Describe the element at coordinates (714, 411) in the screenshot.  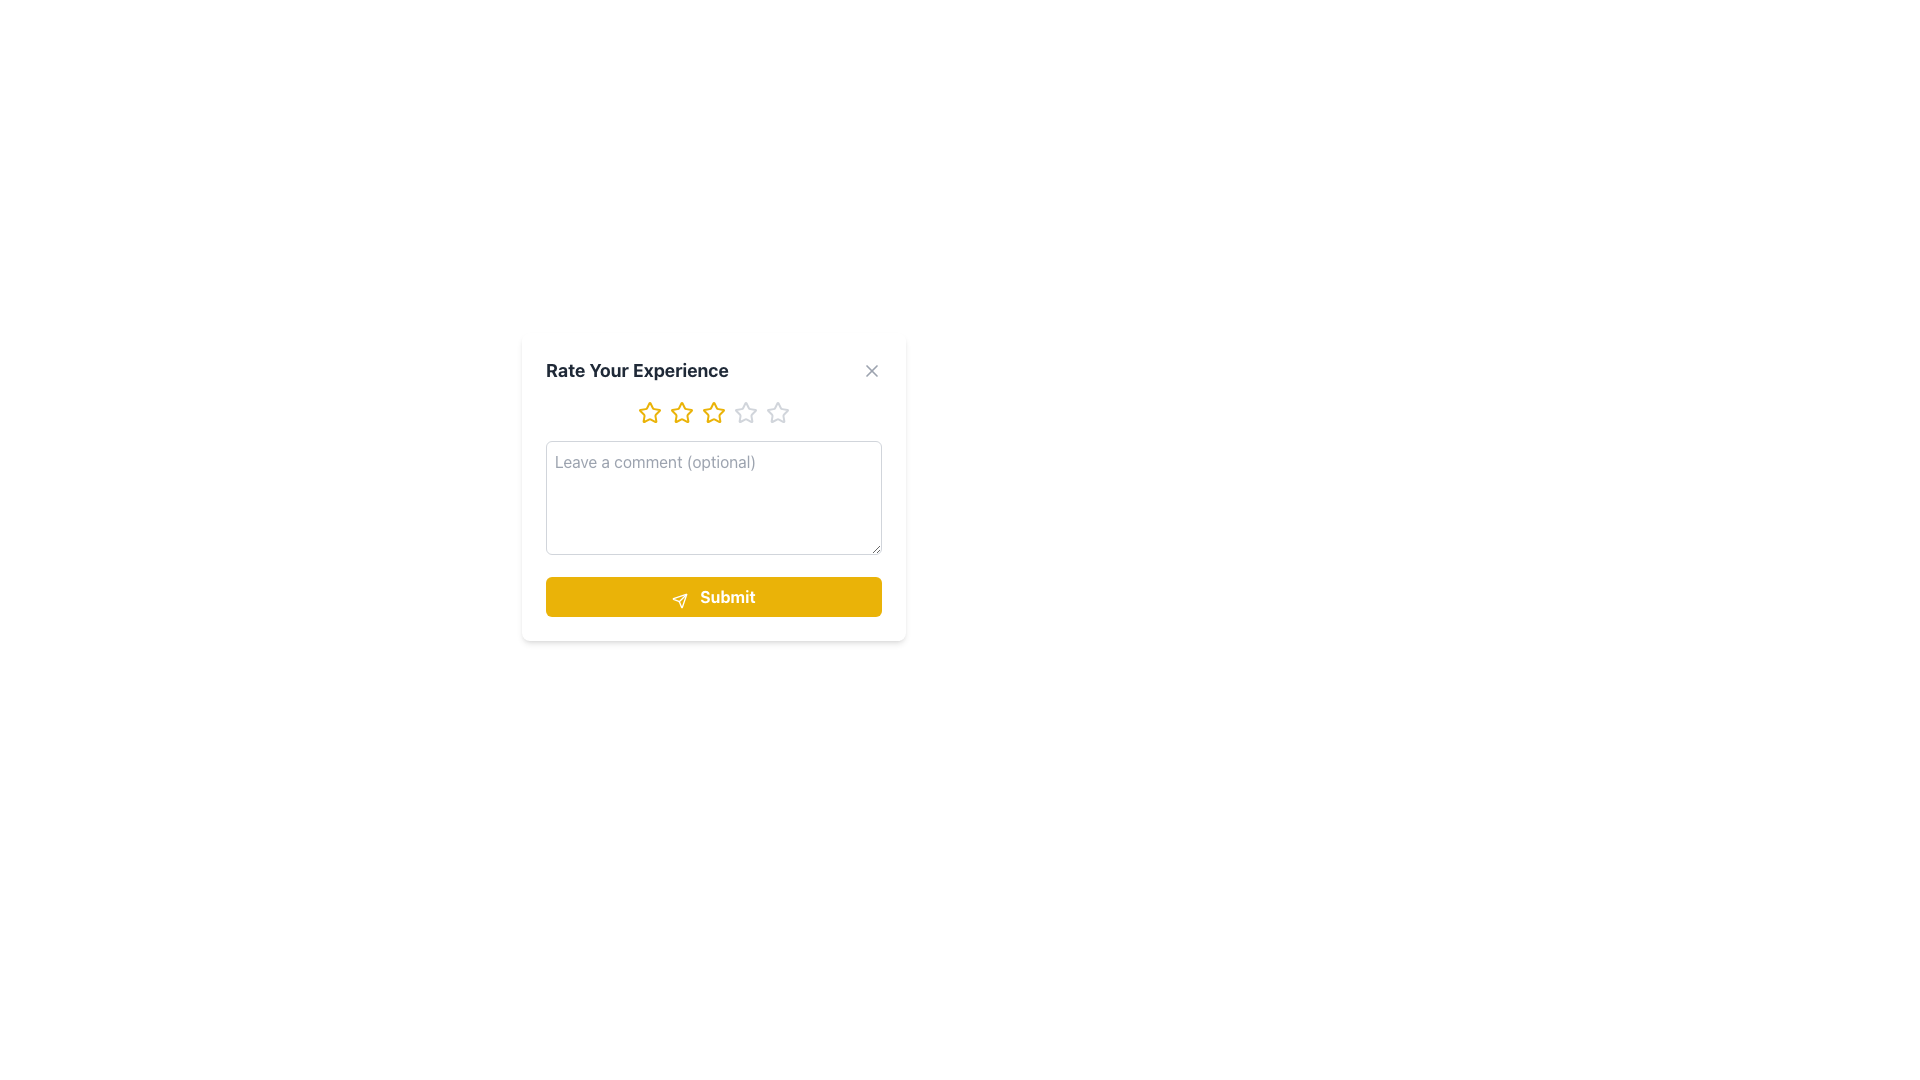
I see `one of the stars in the Star Rating Component, which is located below the 'Rate Your Experience' title and above the 'Leave a comment (optional)' text input area` at that location.